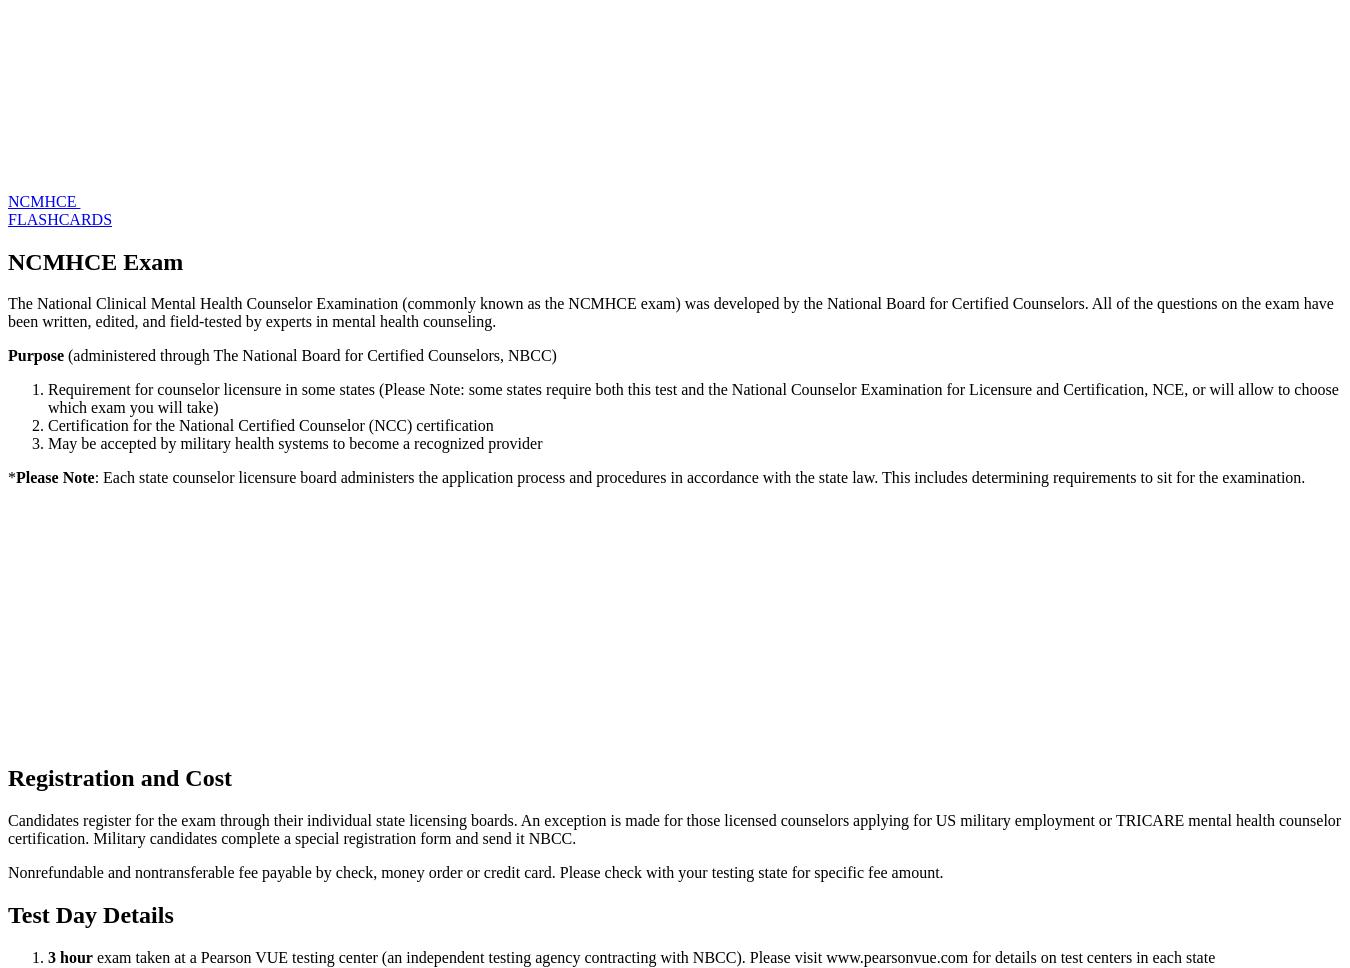  I want to click on 'Test Day Details', so click(89, 914).